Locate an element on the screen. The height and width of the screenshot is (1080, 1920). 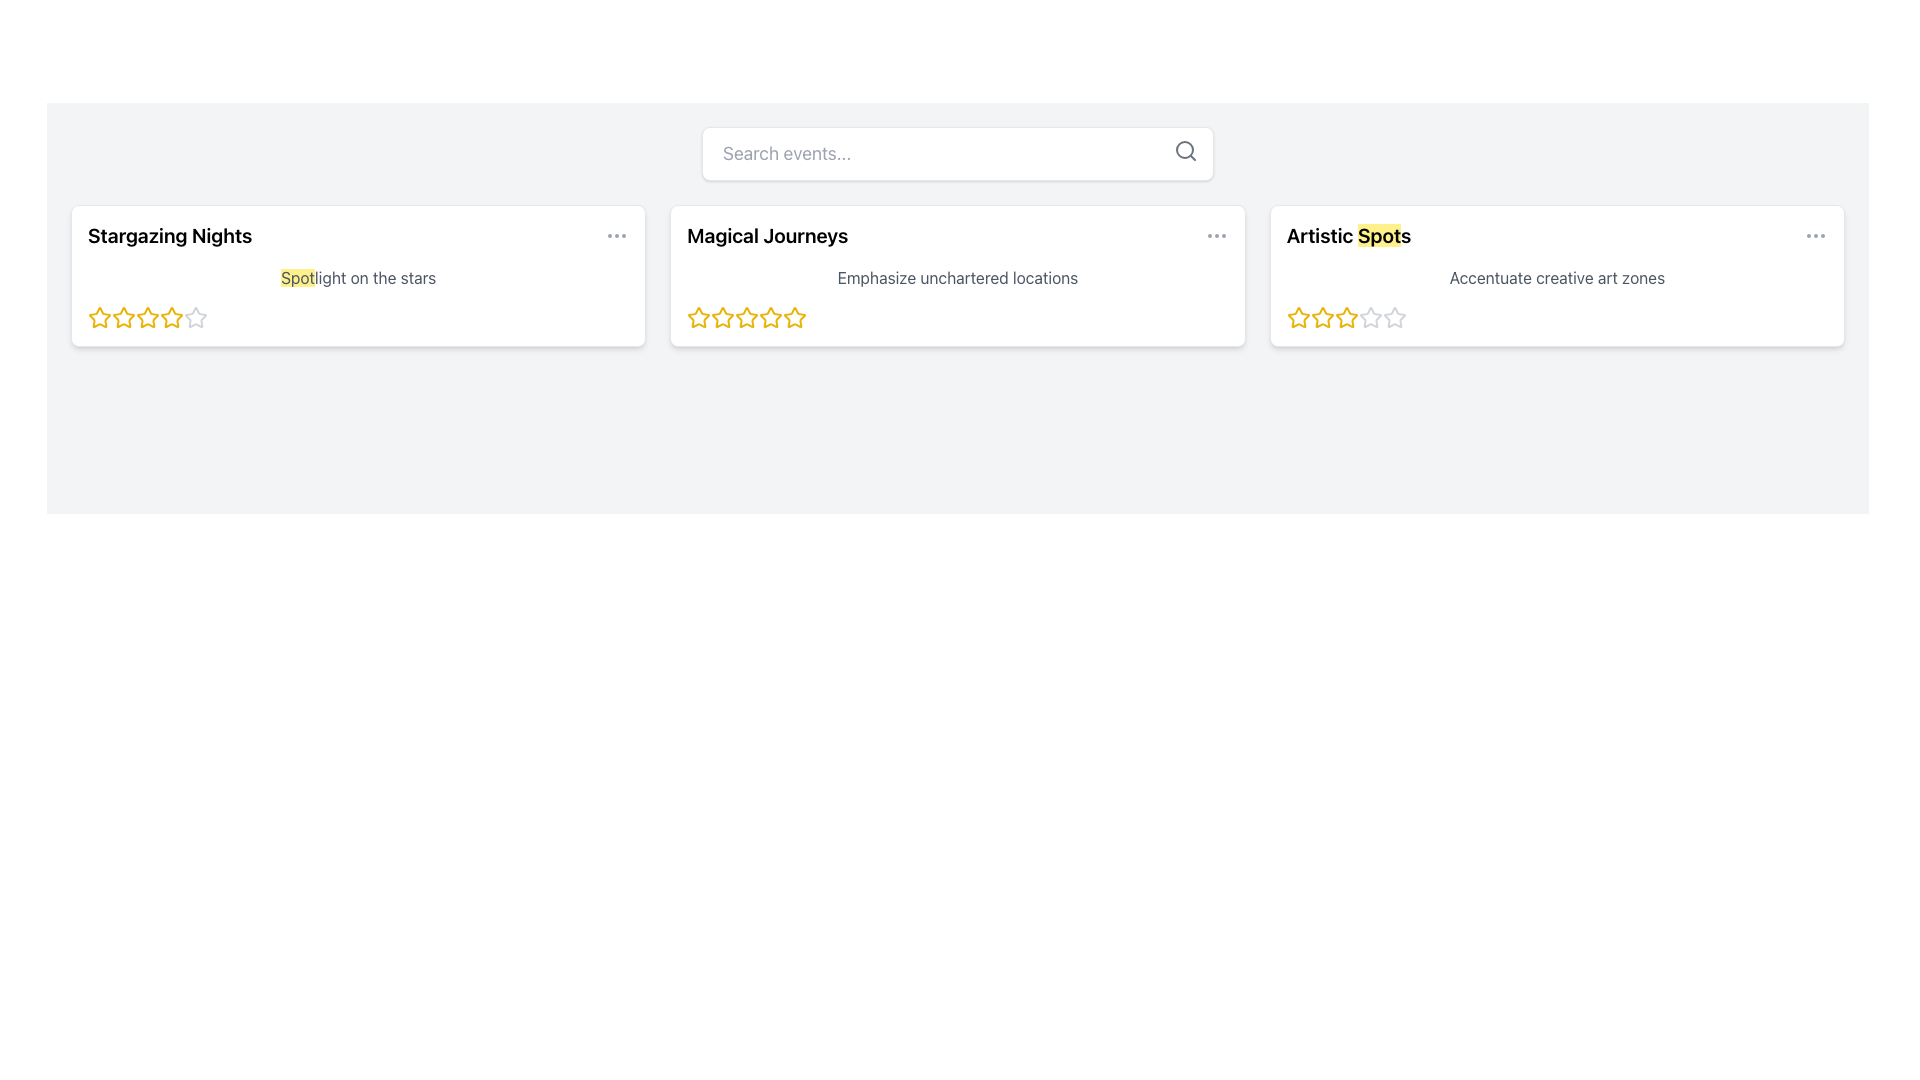
the state of the fifth star icon used for rating in the 'Stargazing Nights' card is located at coordinates (196, 316).